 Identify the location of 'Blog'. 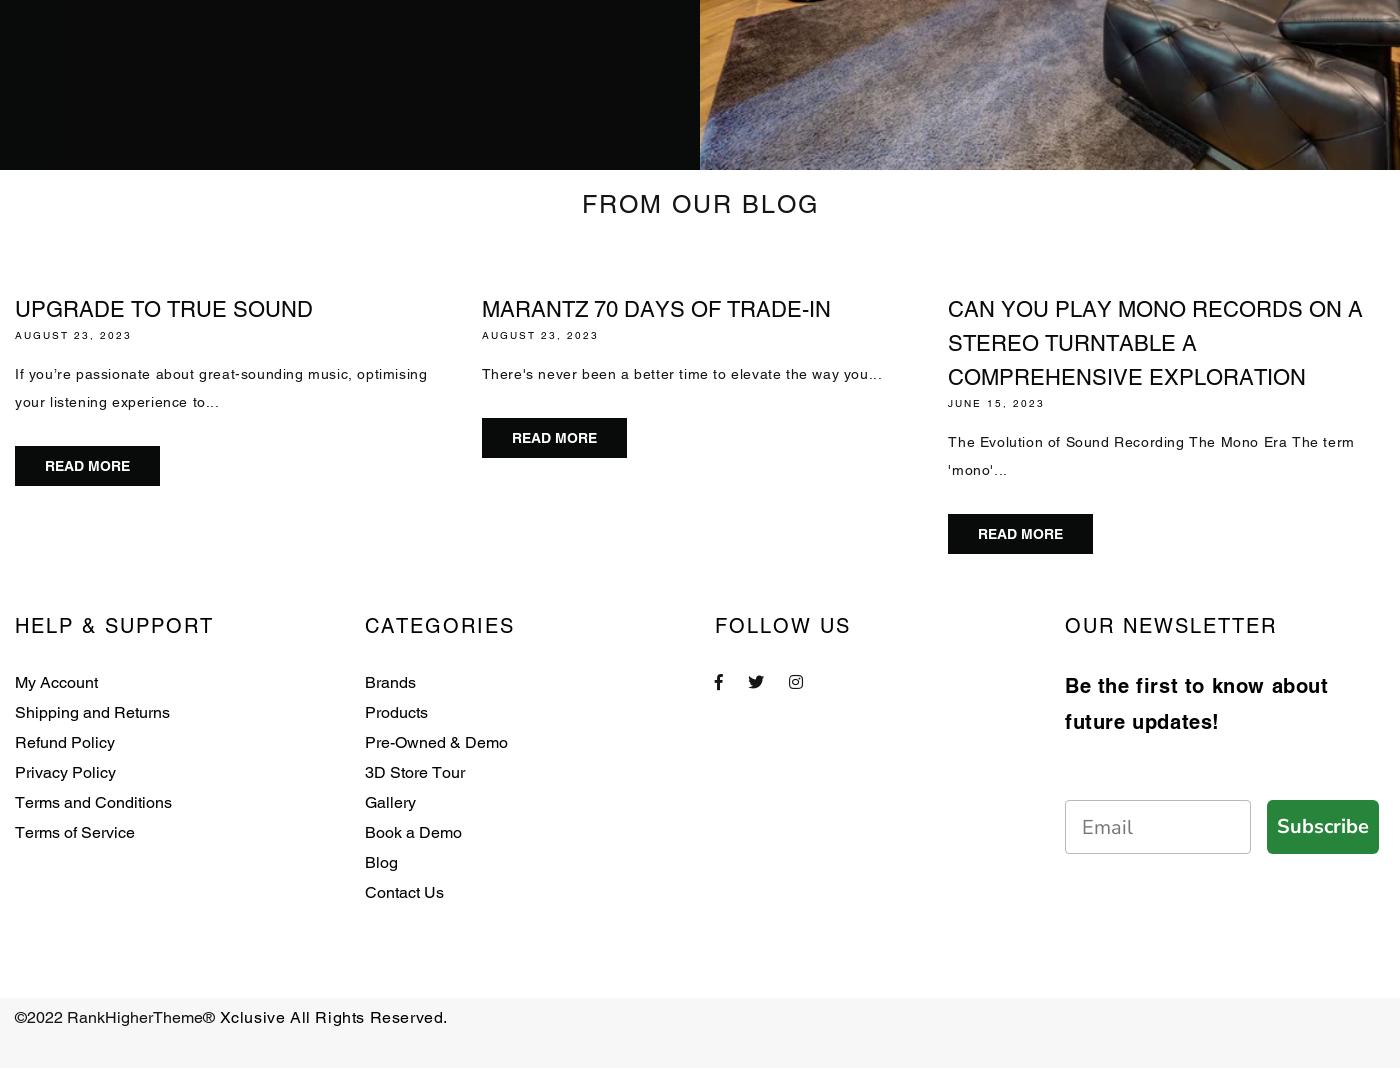
(381, 861).